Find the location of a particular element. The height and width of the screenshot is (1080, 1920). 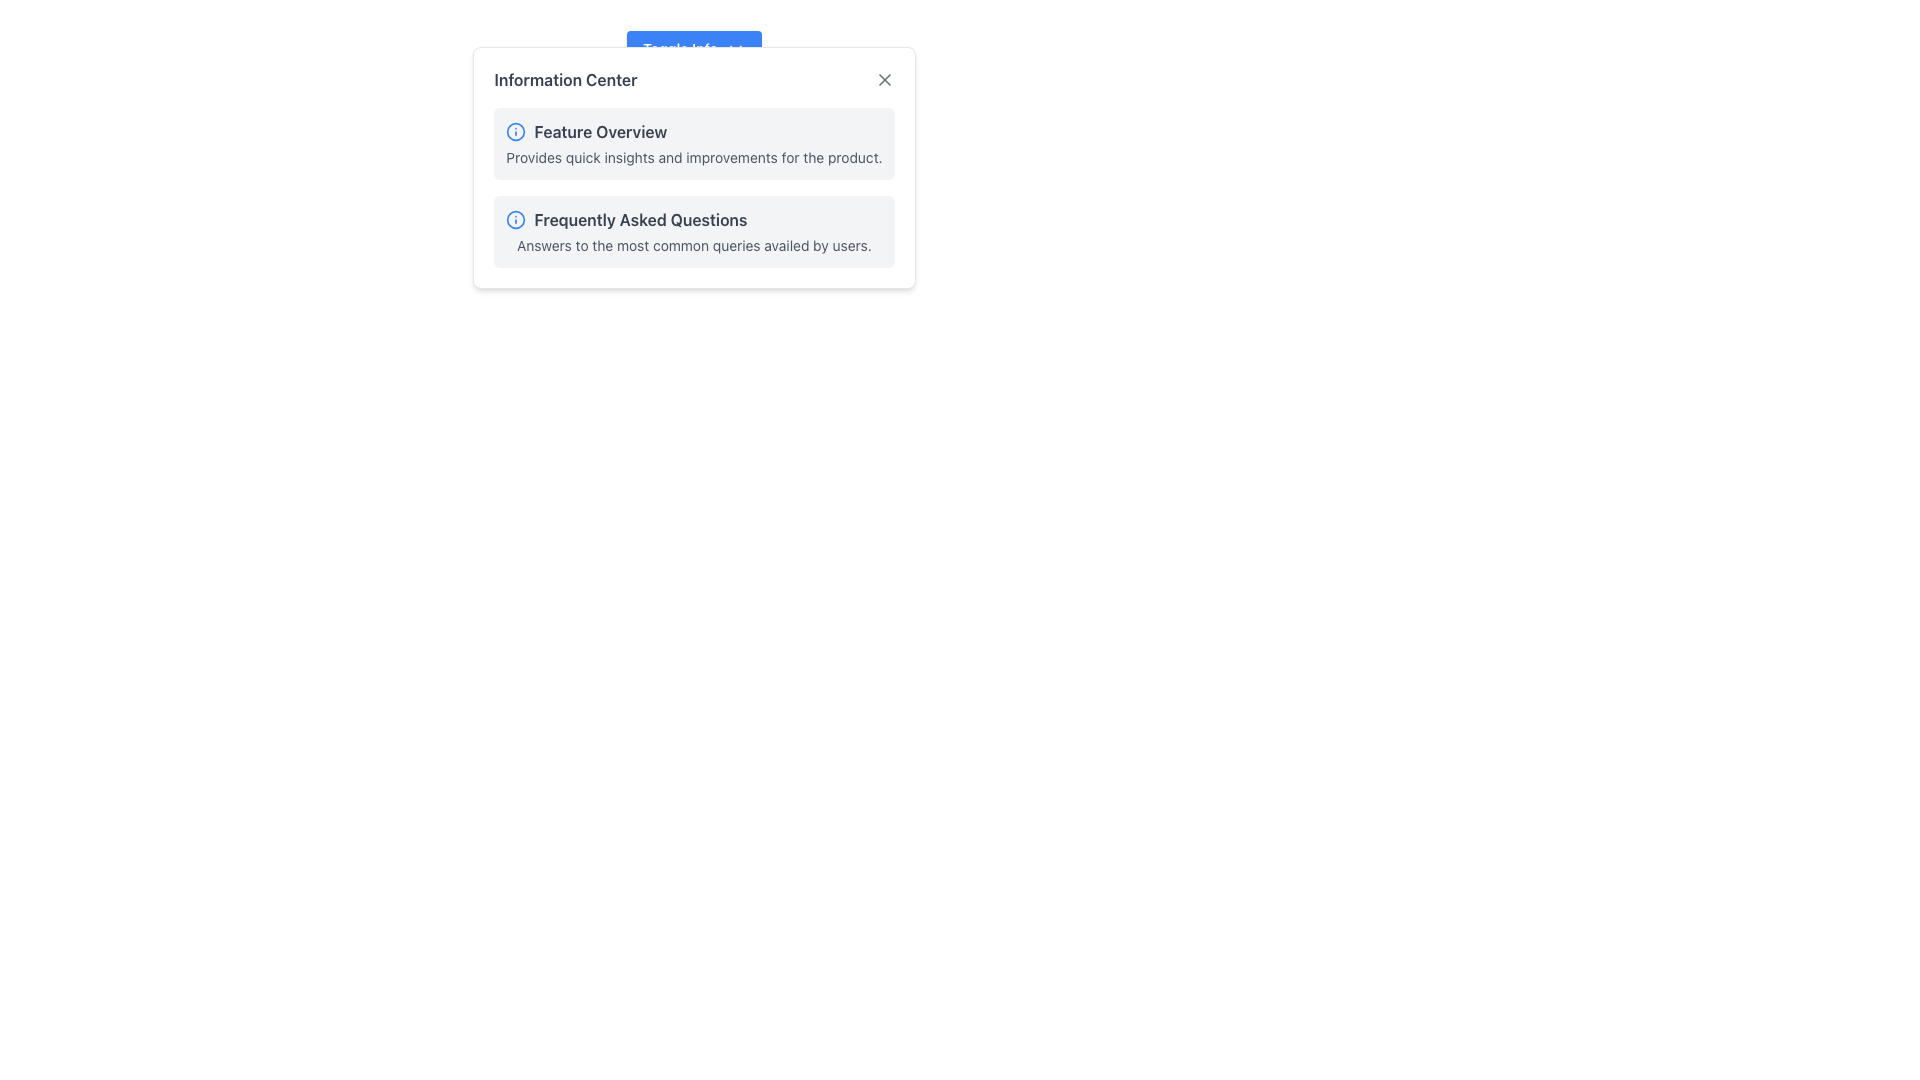

the Chevron icon located to the right side of the 'Toggle Info' button is located at coordinates (734, 48).